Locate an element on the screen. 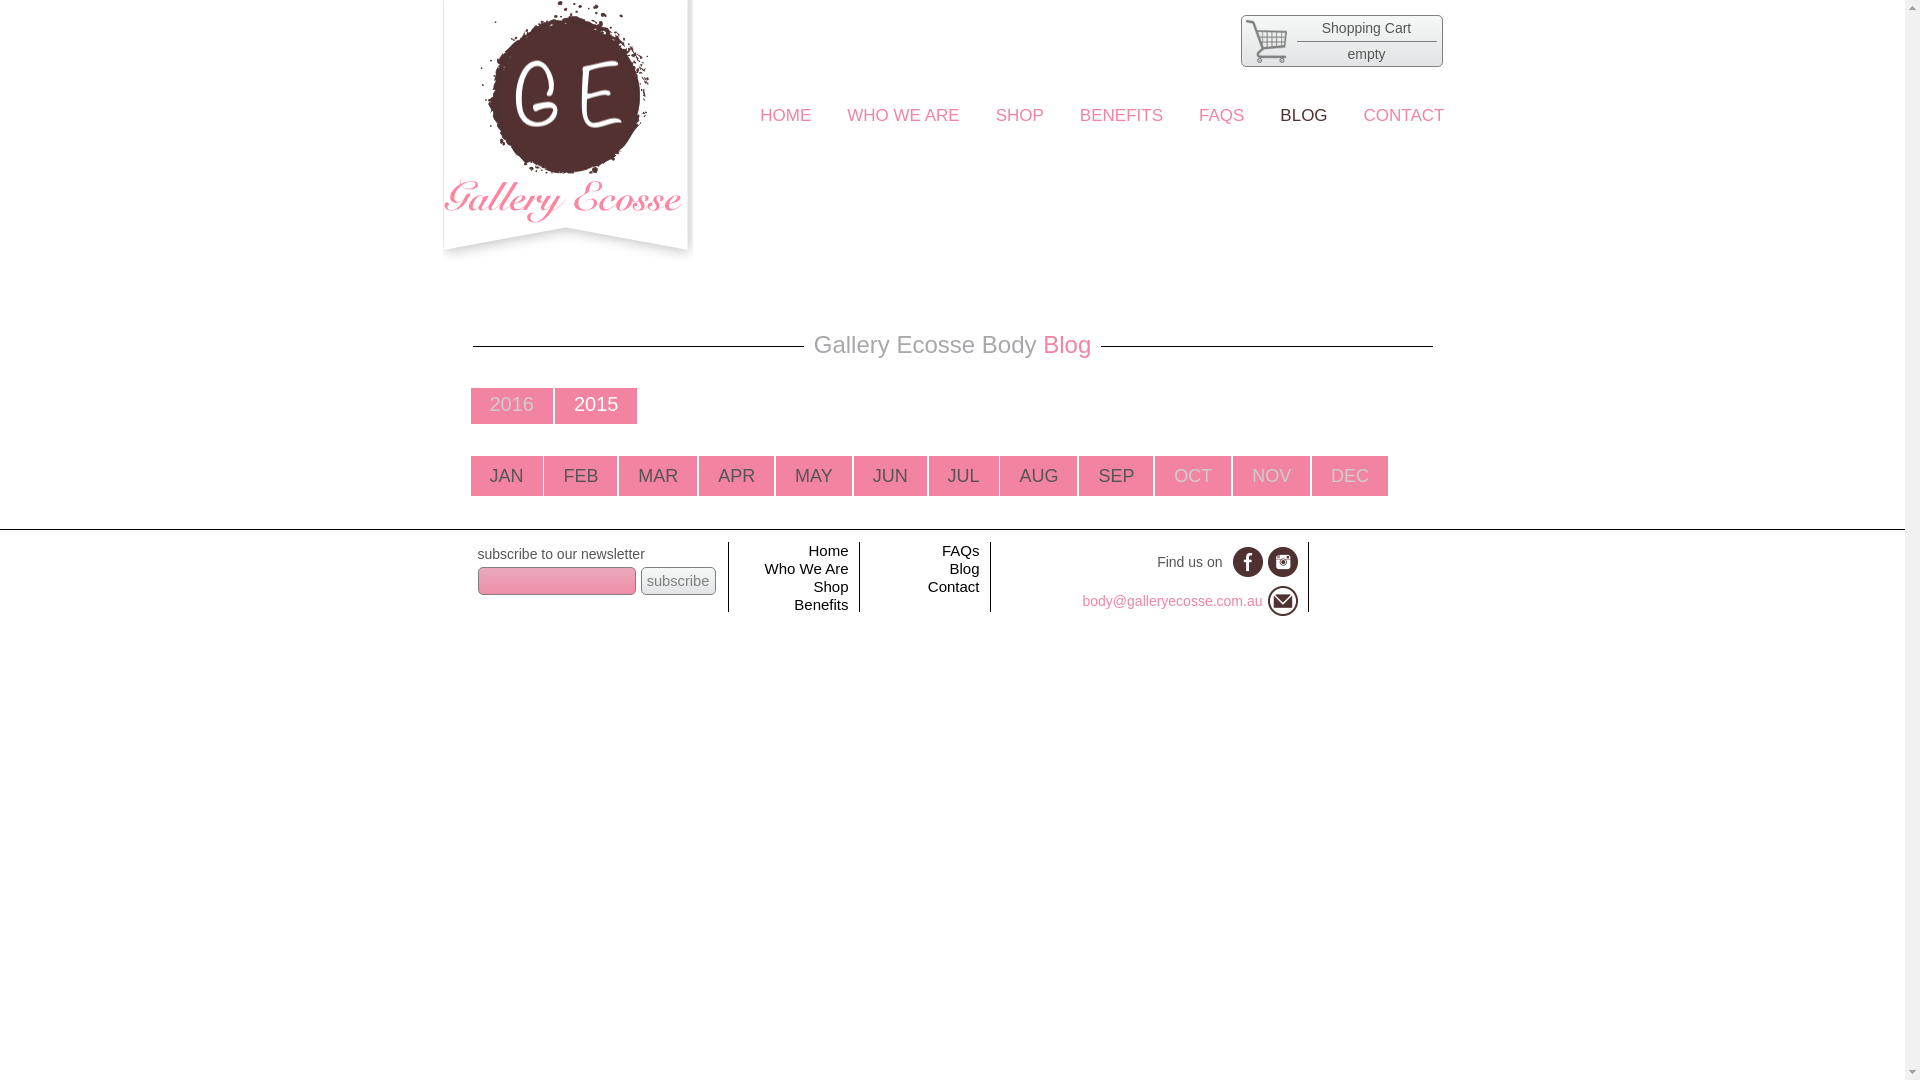  'Benefits' is located at coordinates (820, 603).